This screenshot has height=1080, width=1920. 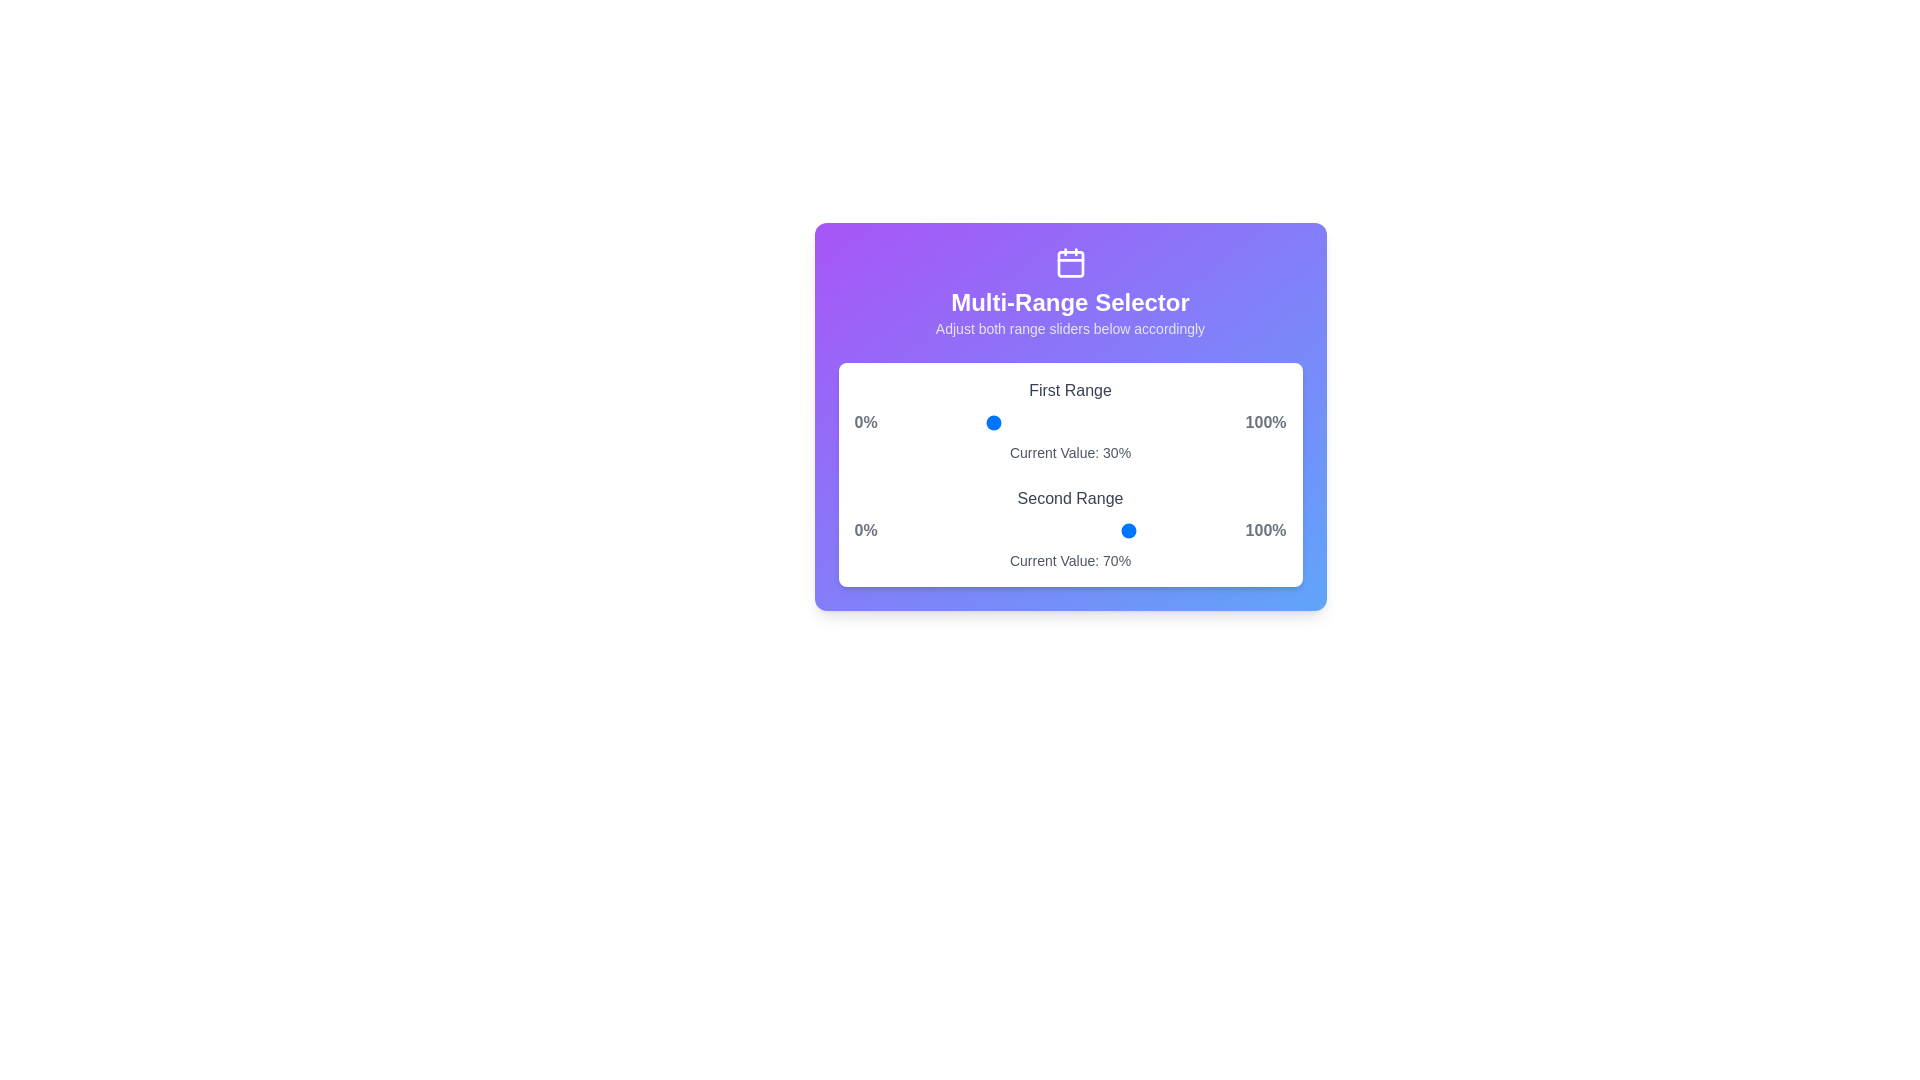 What do you see at coordinates (902, 530) in the screenshot?
I see `the second range slider` at bounding box center [902, 530].